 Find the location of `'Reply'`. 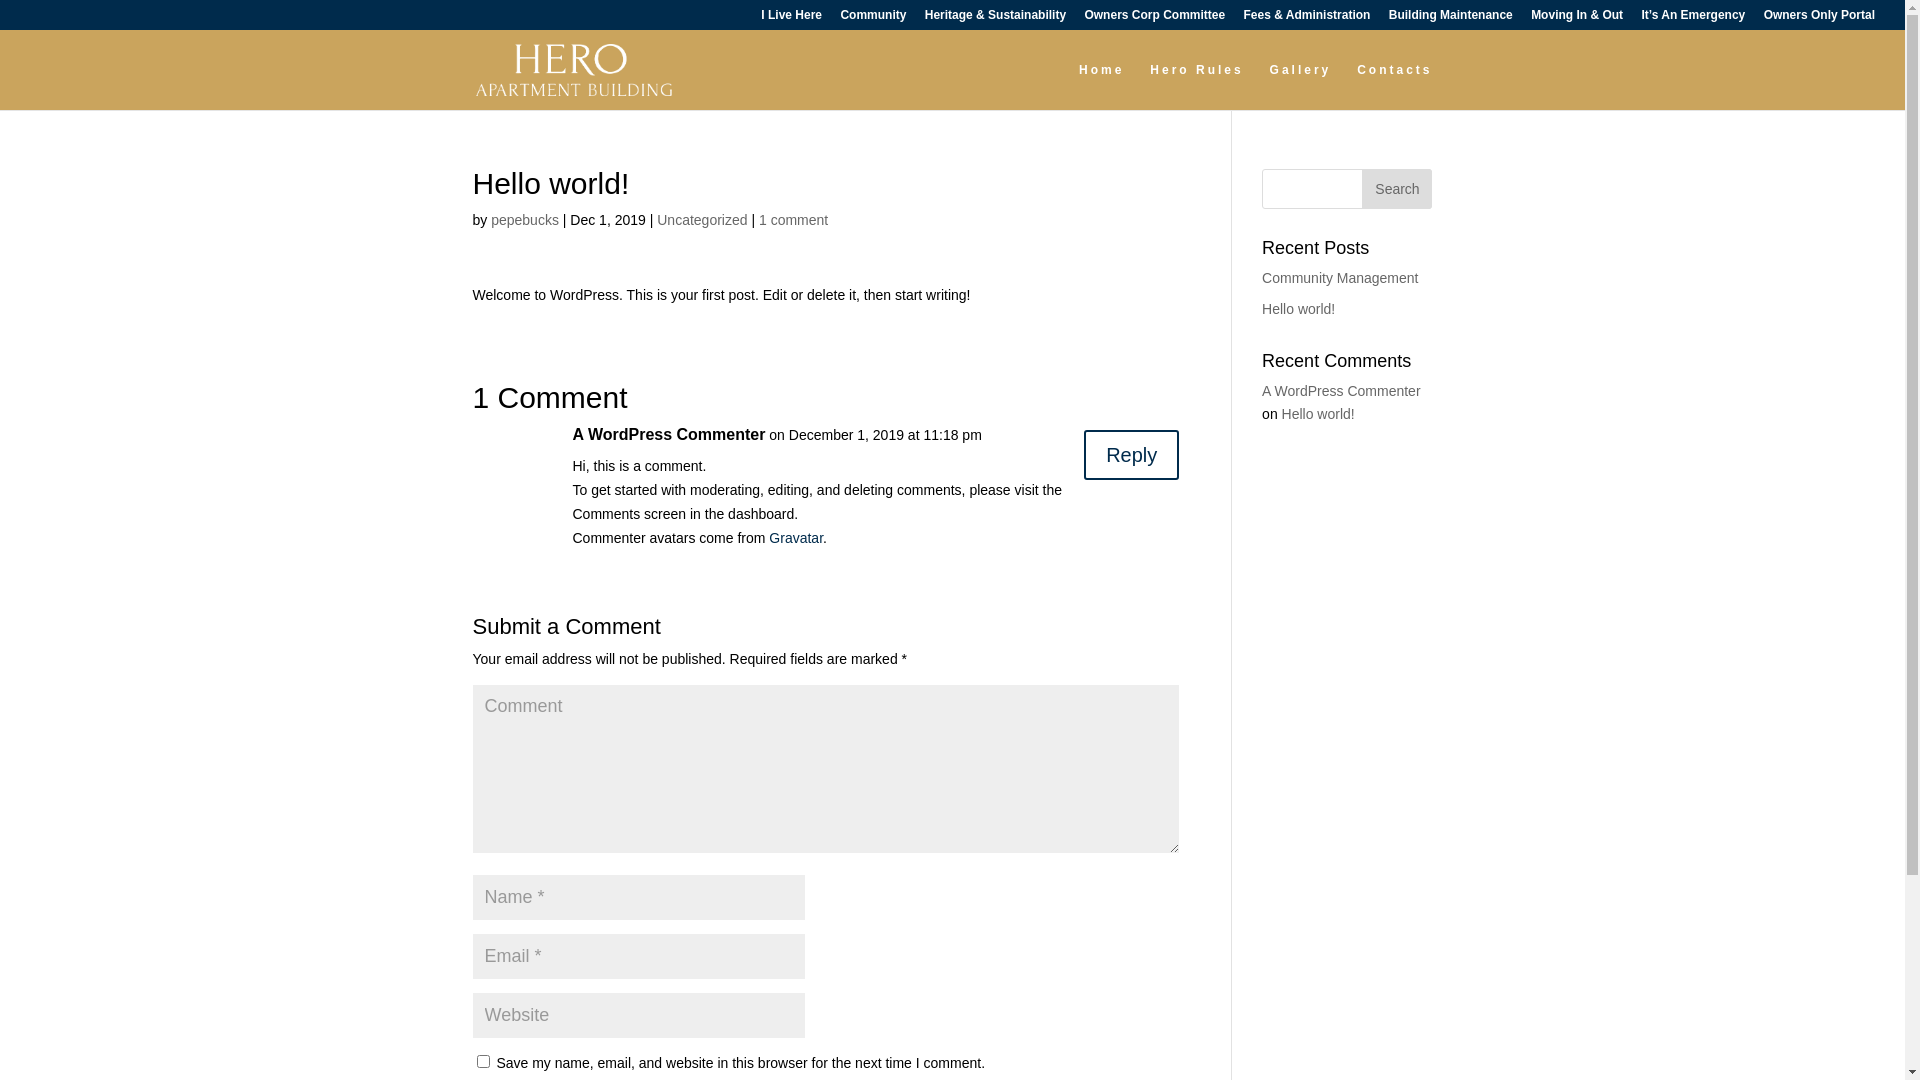

'Reply' is located at coordinates (1083, 455).